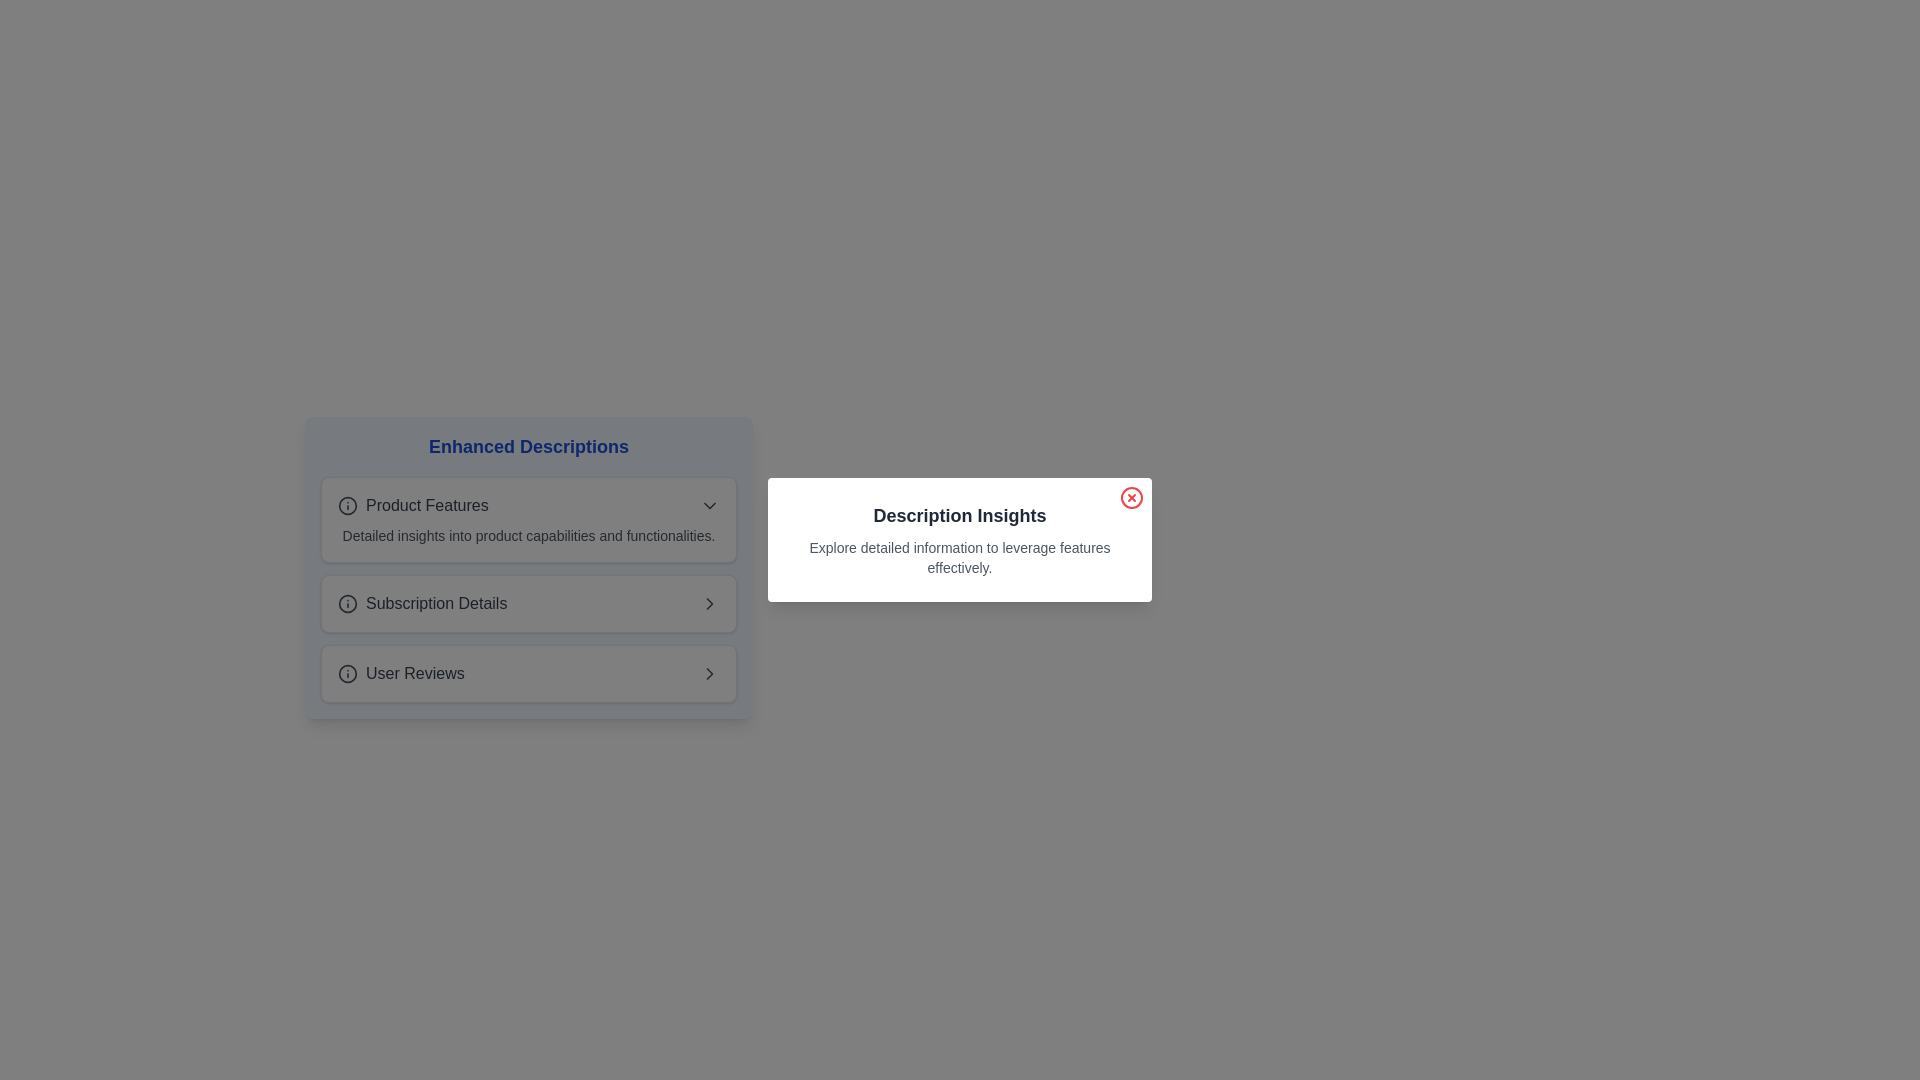  What do you see at coordinates (421, 603) in the screenshot?
I see `the 'Subscription Details' static text label` at bounding box center [421, 603].